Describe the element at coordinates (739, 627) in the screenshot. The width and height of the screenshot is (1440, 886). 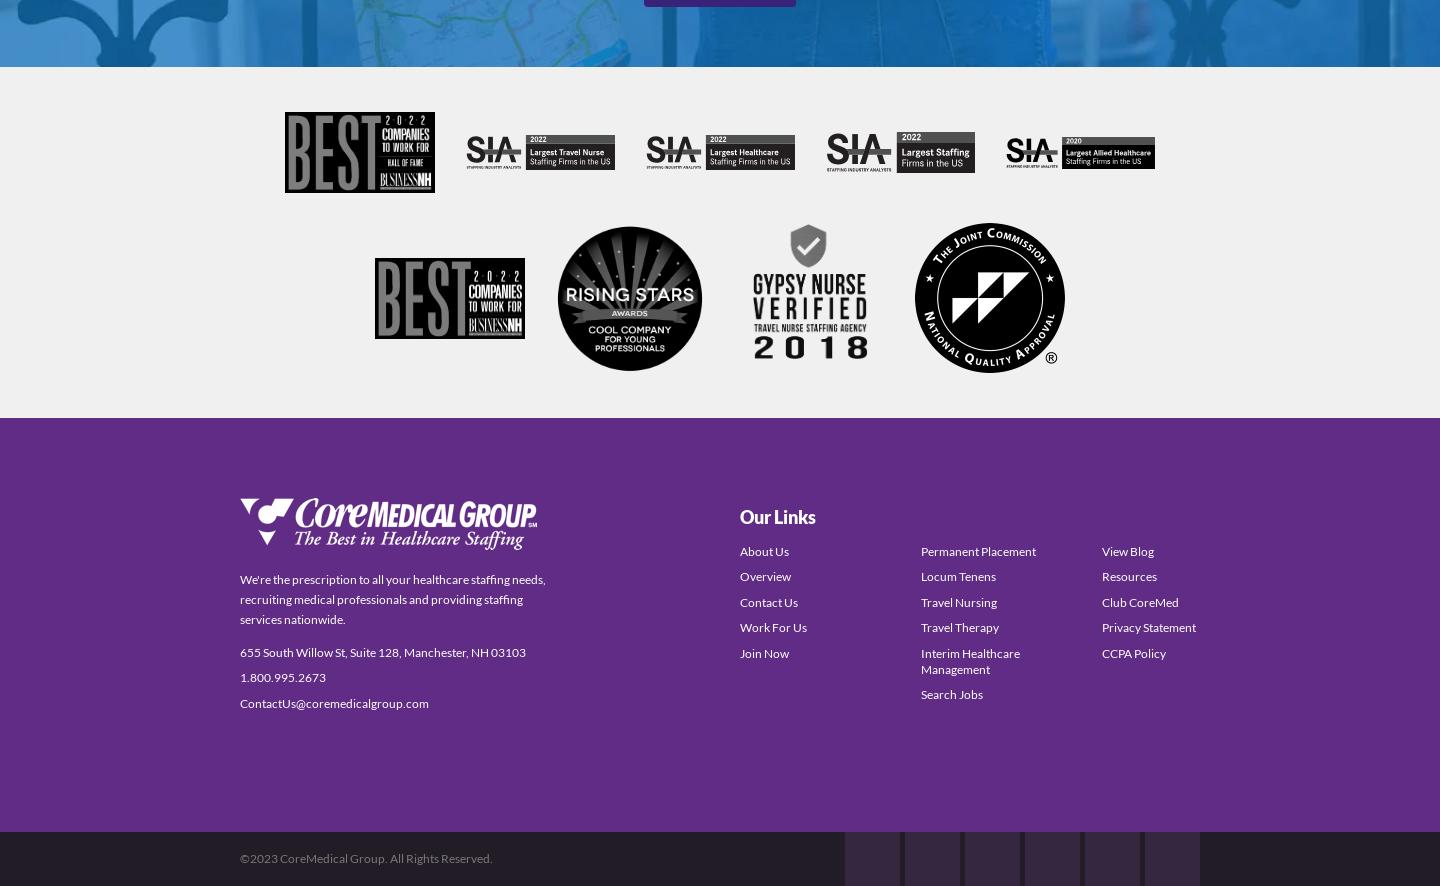
I see `'Work For Us'` at that location.